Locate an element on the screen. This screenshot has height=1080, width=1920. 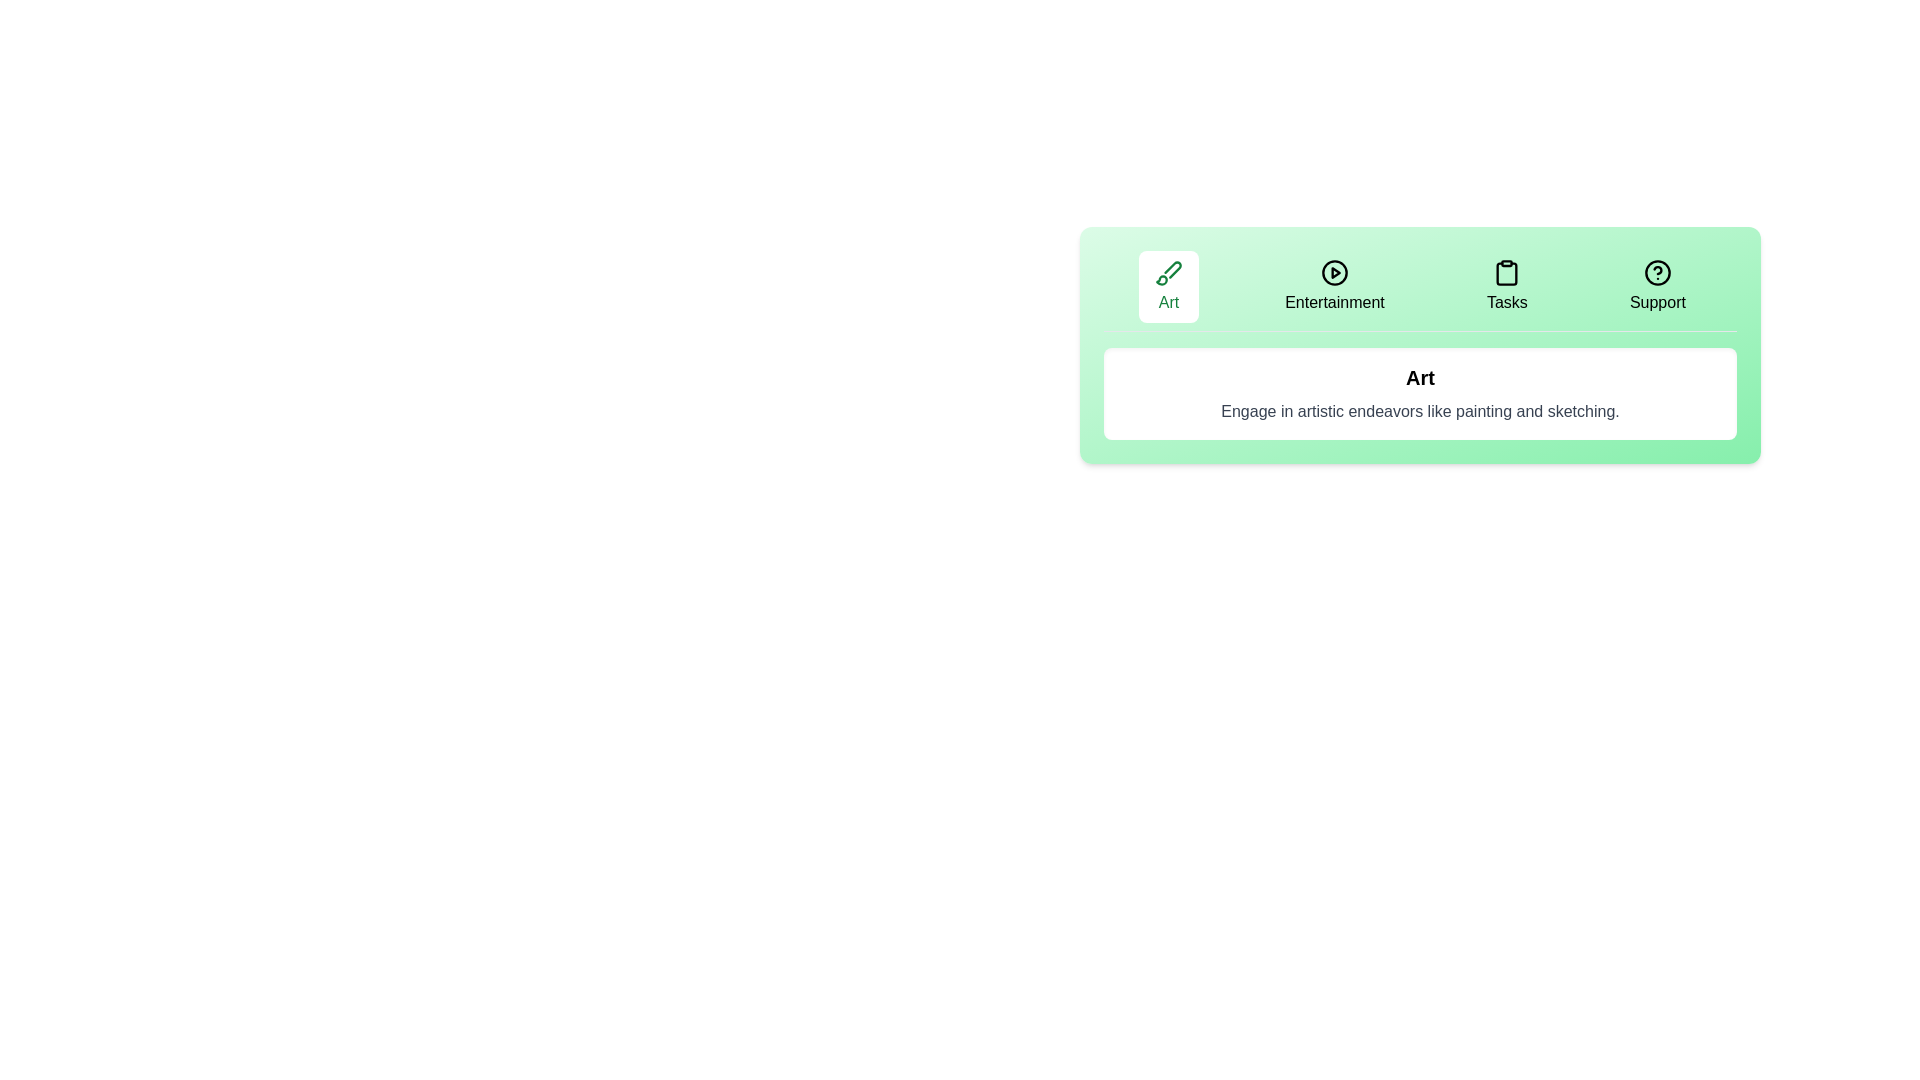
the 'Entertainment' item in the navigation bar is located at coordinates (1419, 291).